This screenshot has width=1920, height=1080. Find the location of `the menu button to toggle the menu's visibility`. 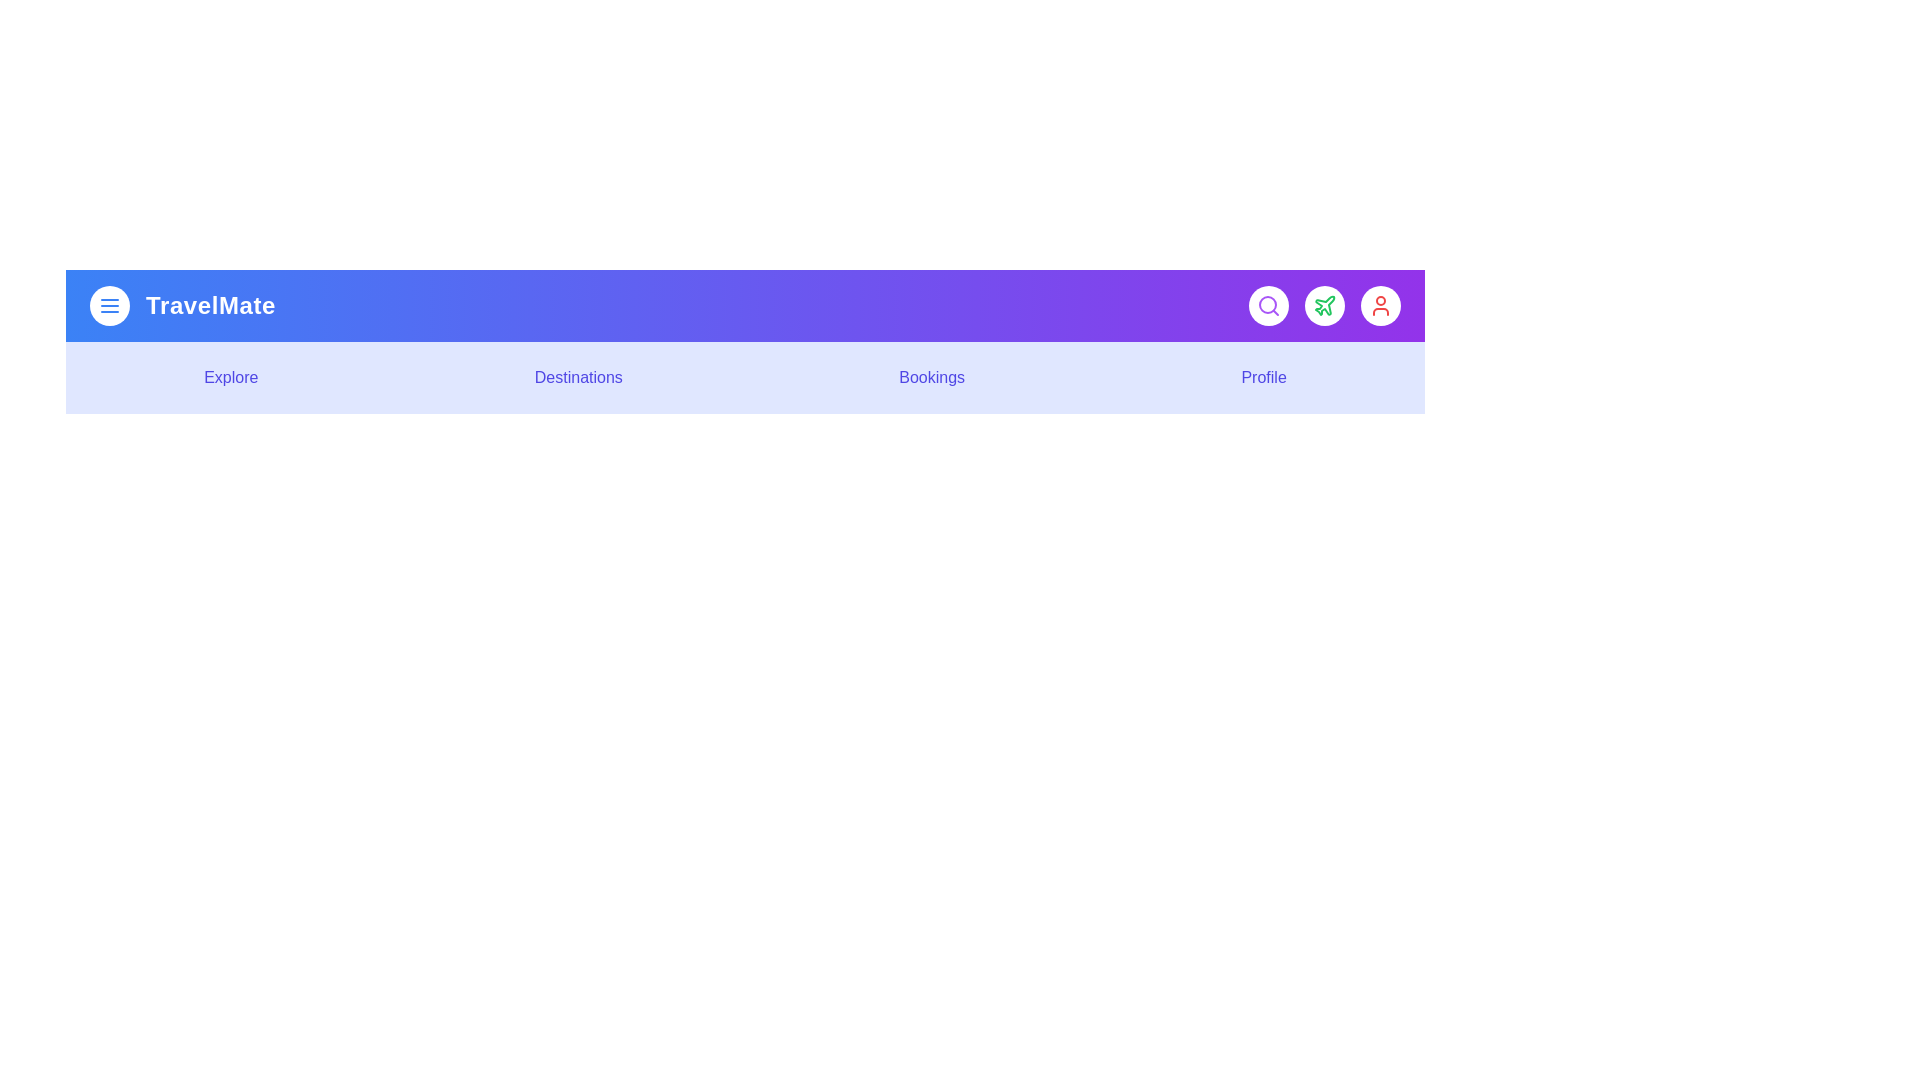

the menu button to toggle the menu's visibility is located at coordinates (109, 305).